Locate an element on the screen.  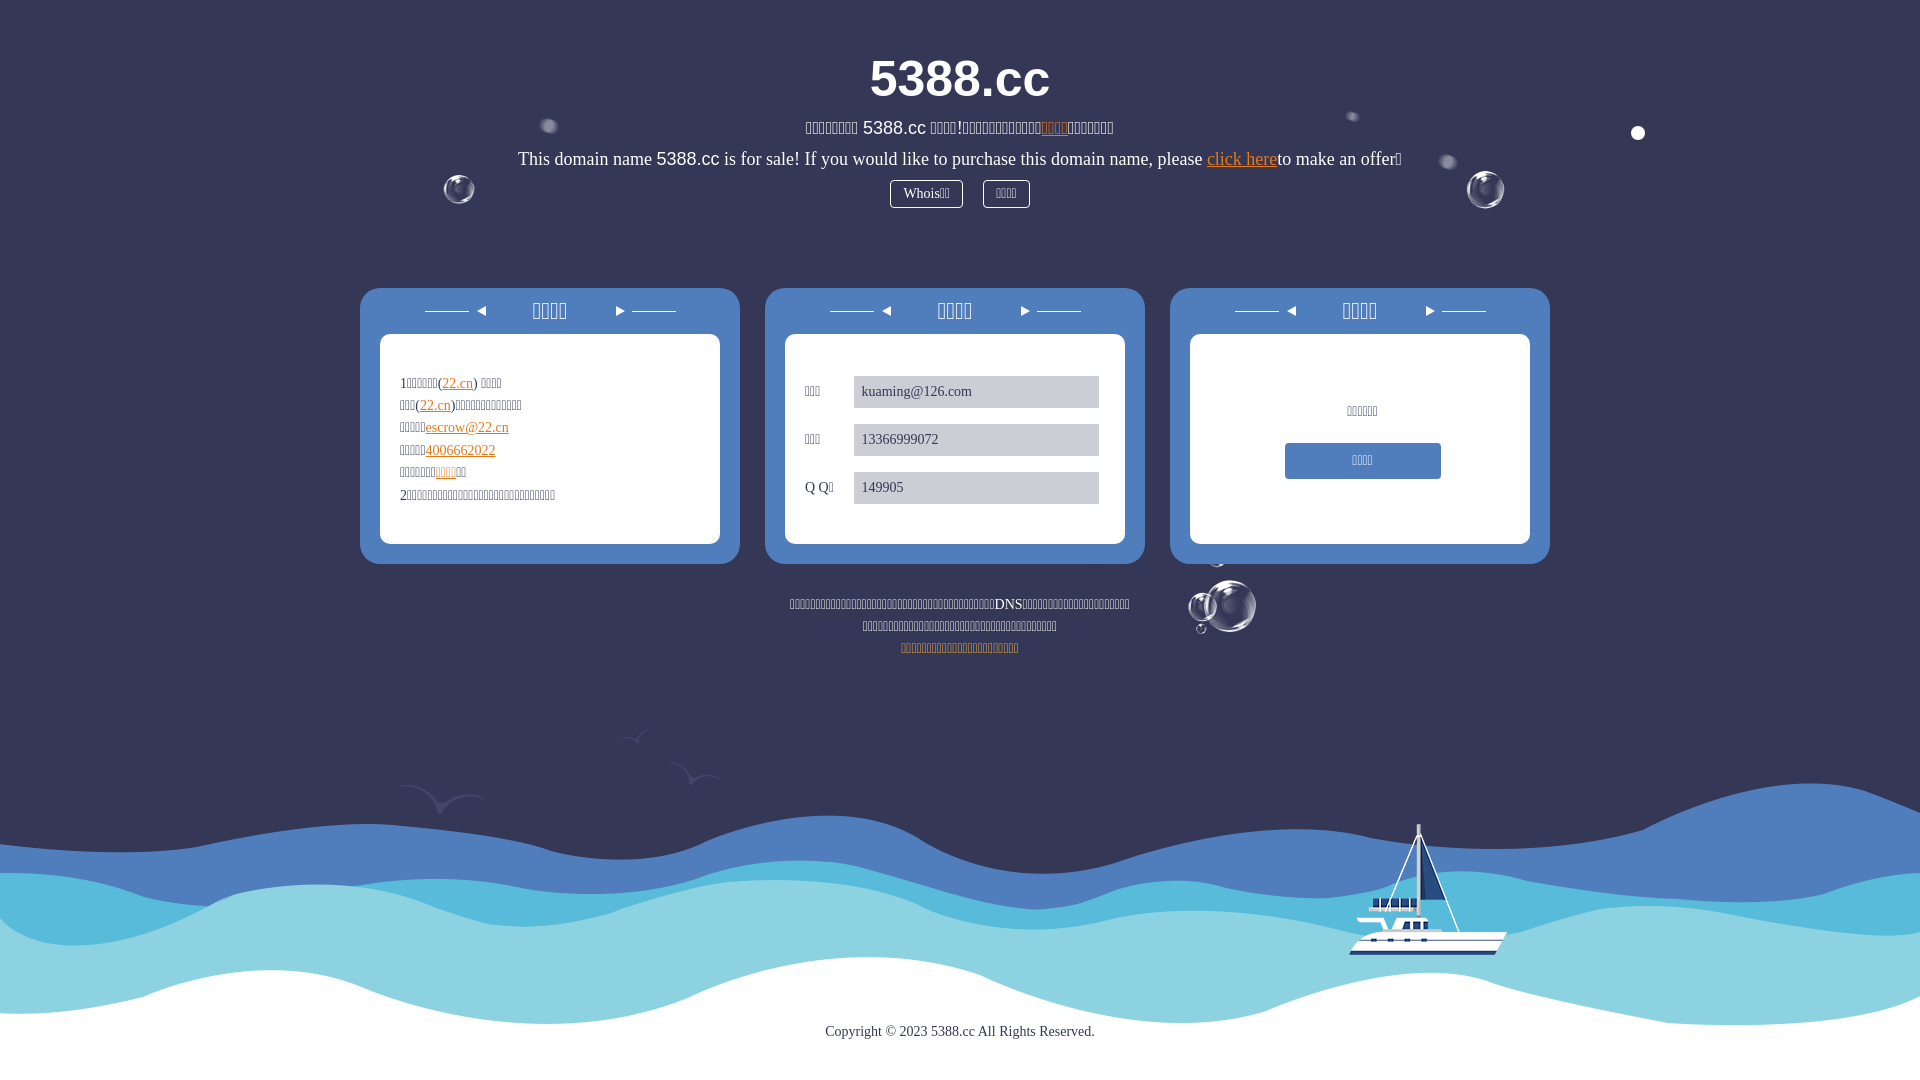
'click here' is located at coordinates (1241, 157).